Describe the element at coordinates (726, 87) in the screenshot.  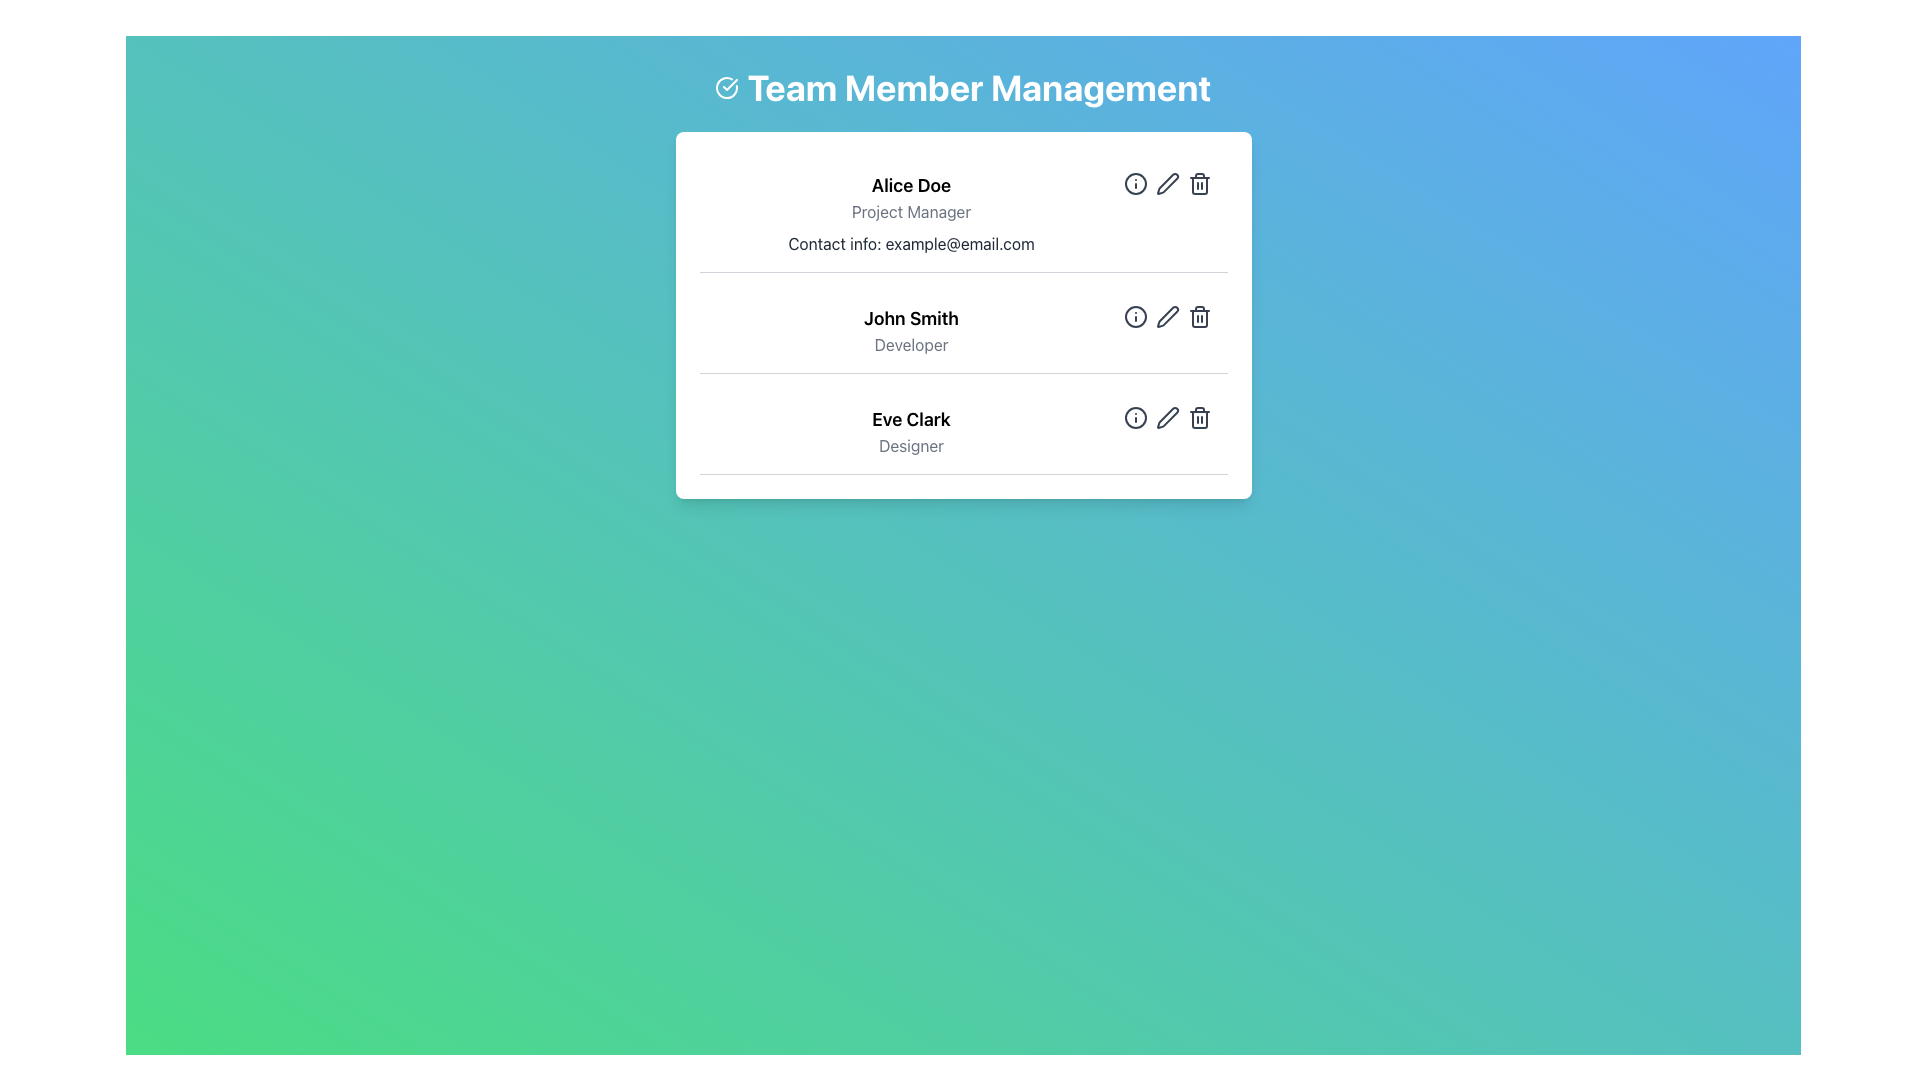
I see `the circular icon with a checkmark inside, located to the left of the heading 'Team Member Management', positioned in the top central region of the interface` at that location.